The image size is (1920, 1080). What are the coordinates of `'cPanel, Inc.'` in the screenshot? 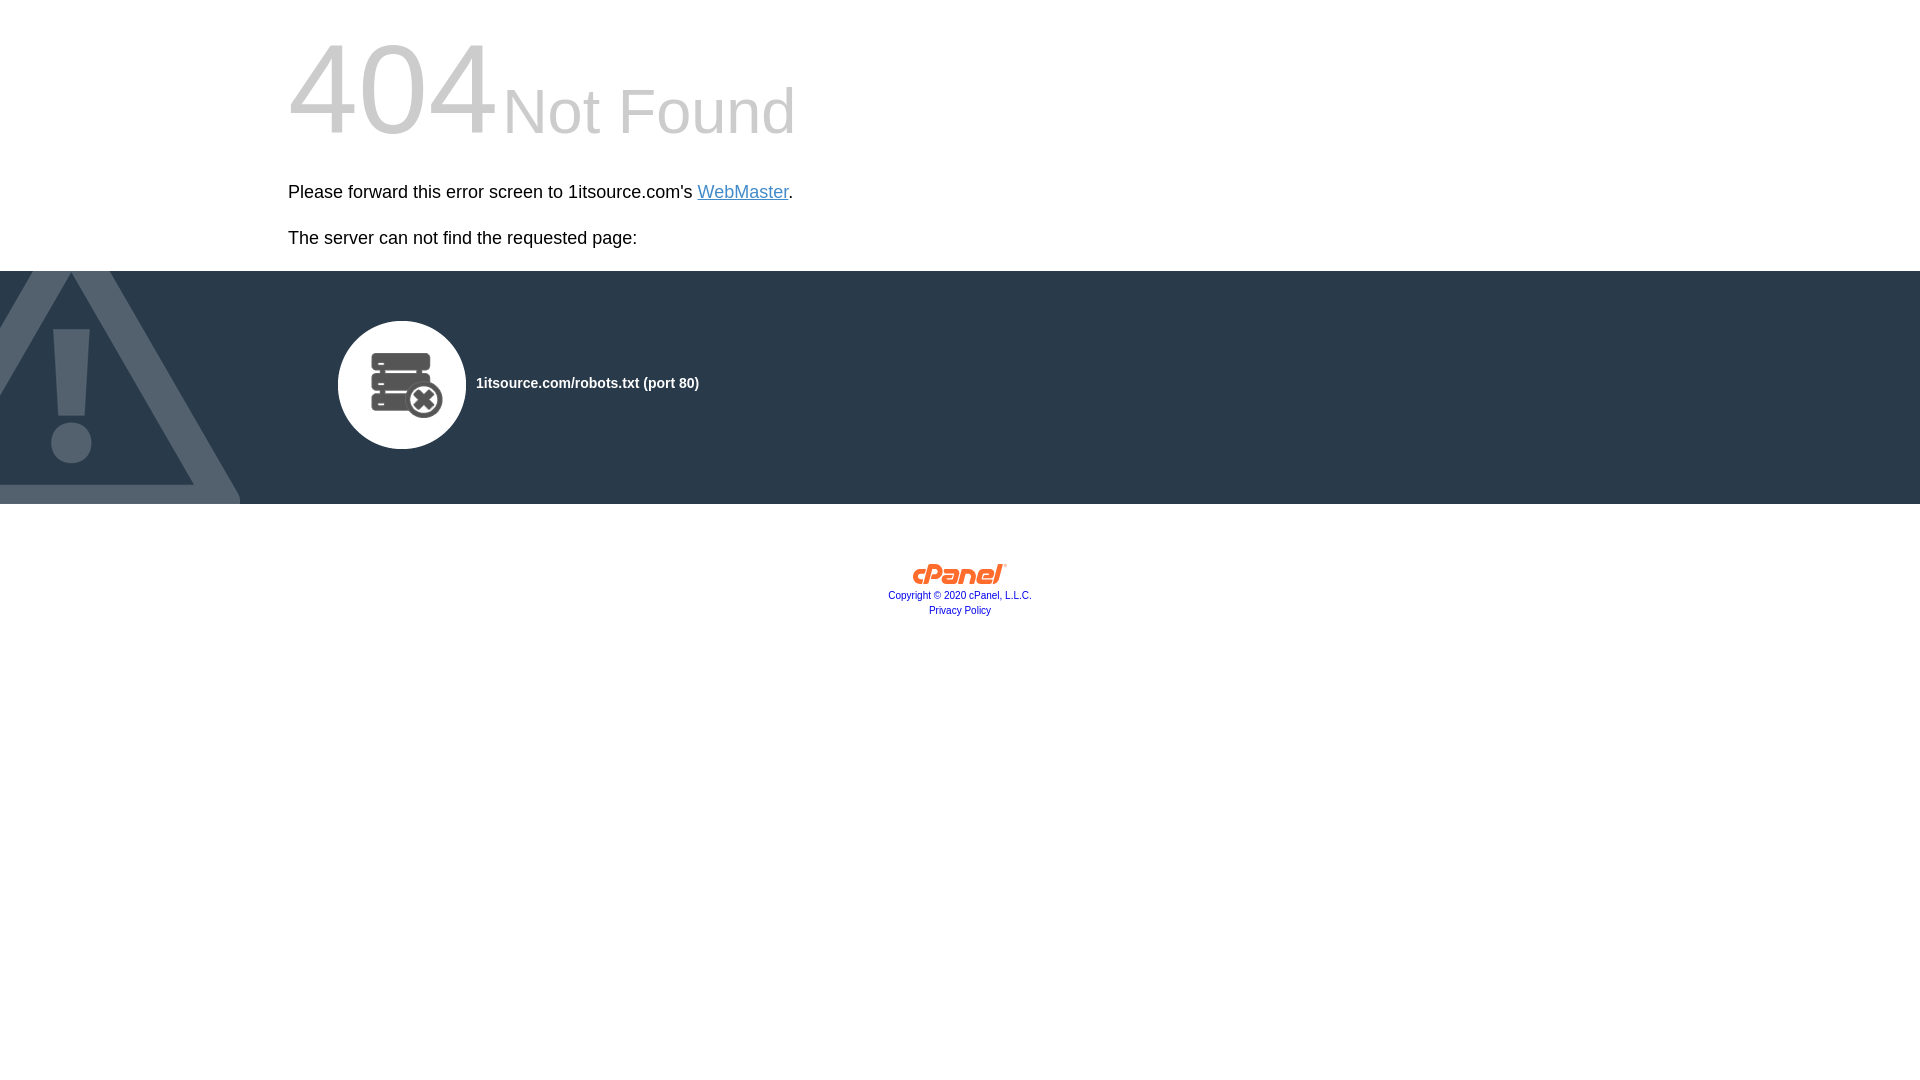 It's located at (960, 578).